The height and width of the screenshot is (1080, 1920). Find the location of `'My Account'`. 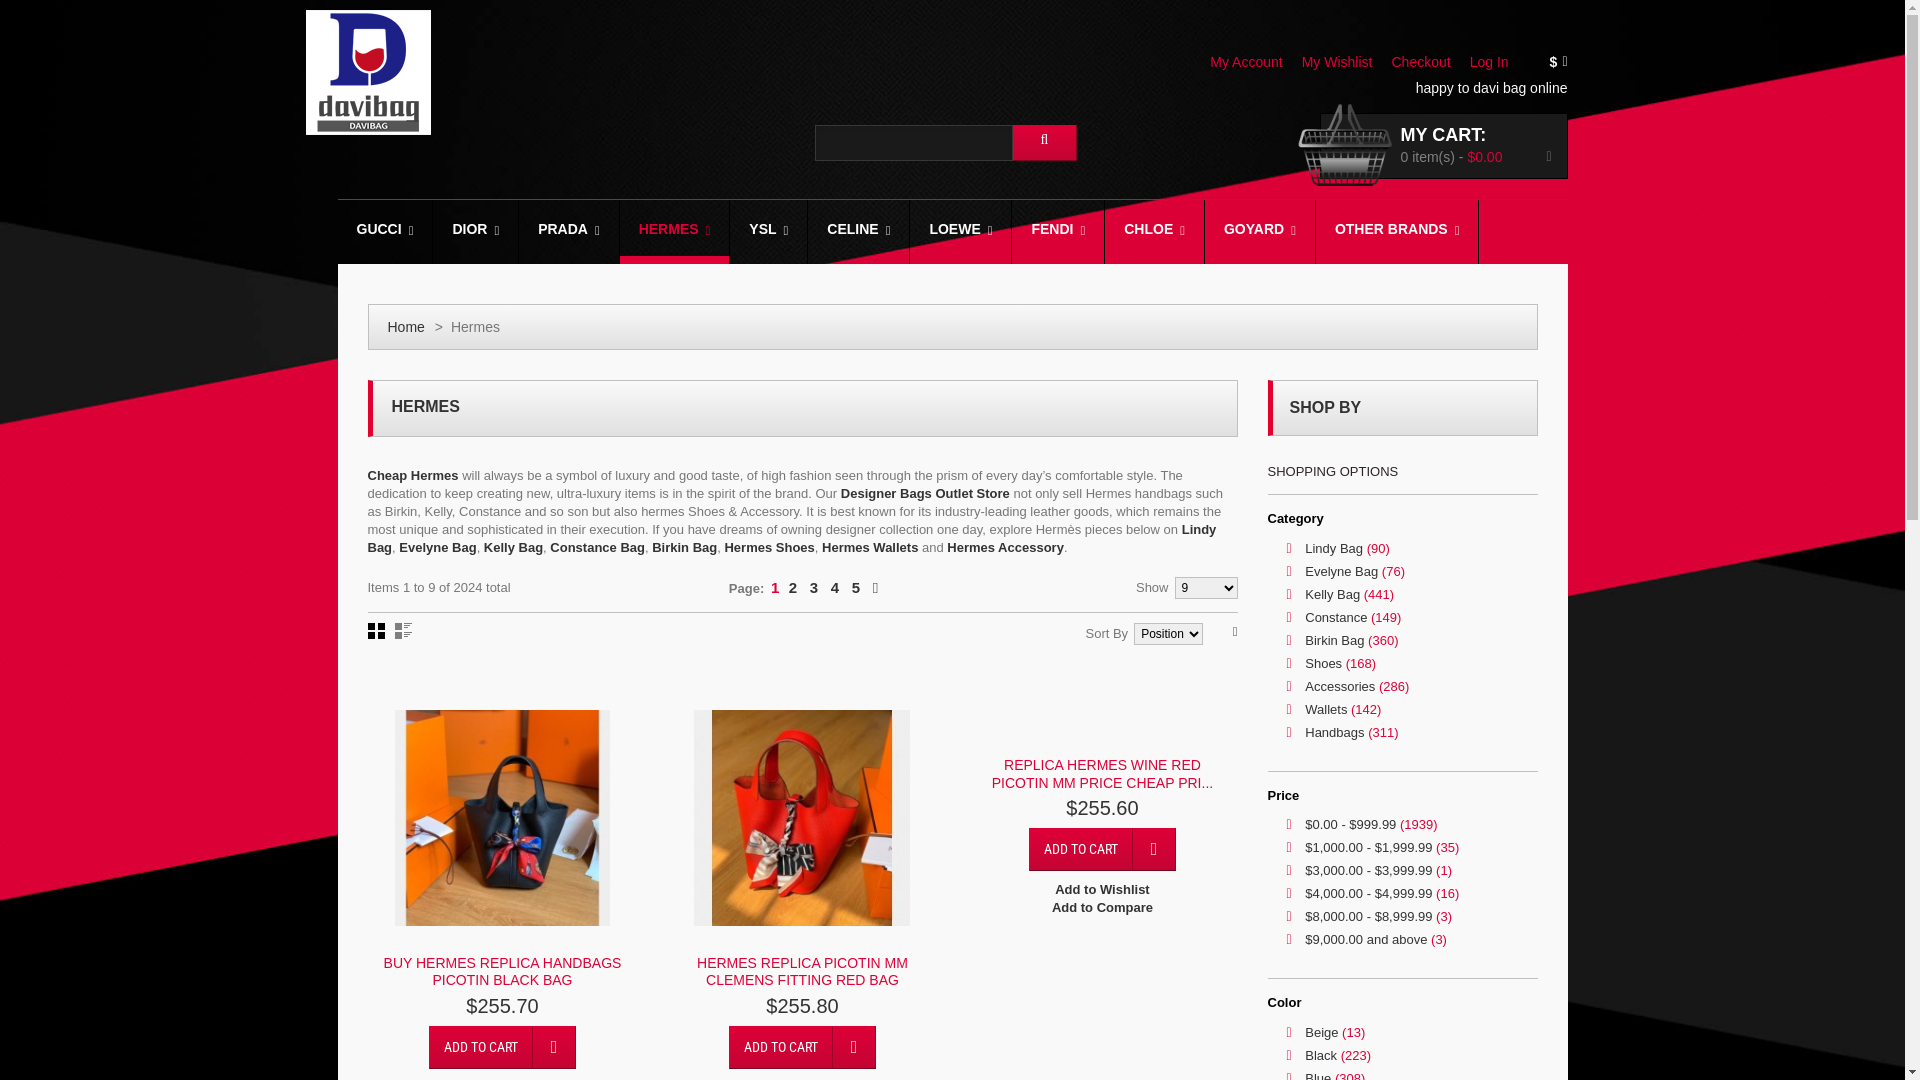

'My Account' is located at coordinates (1252, 60).